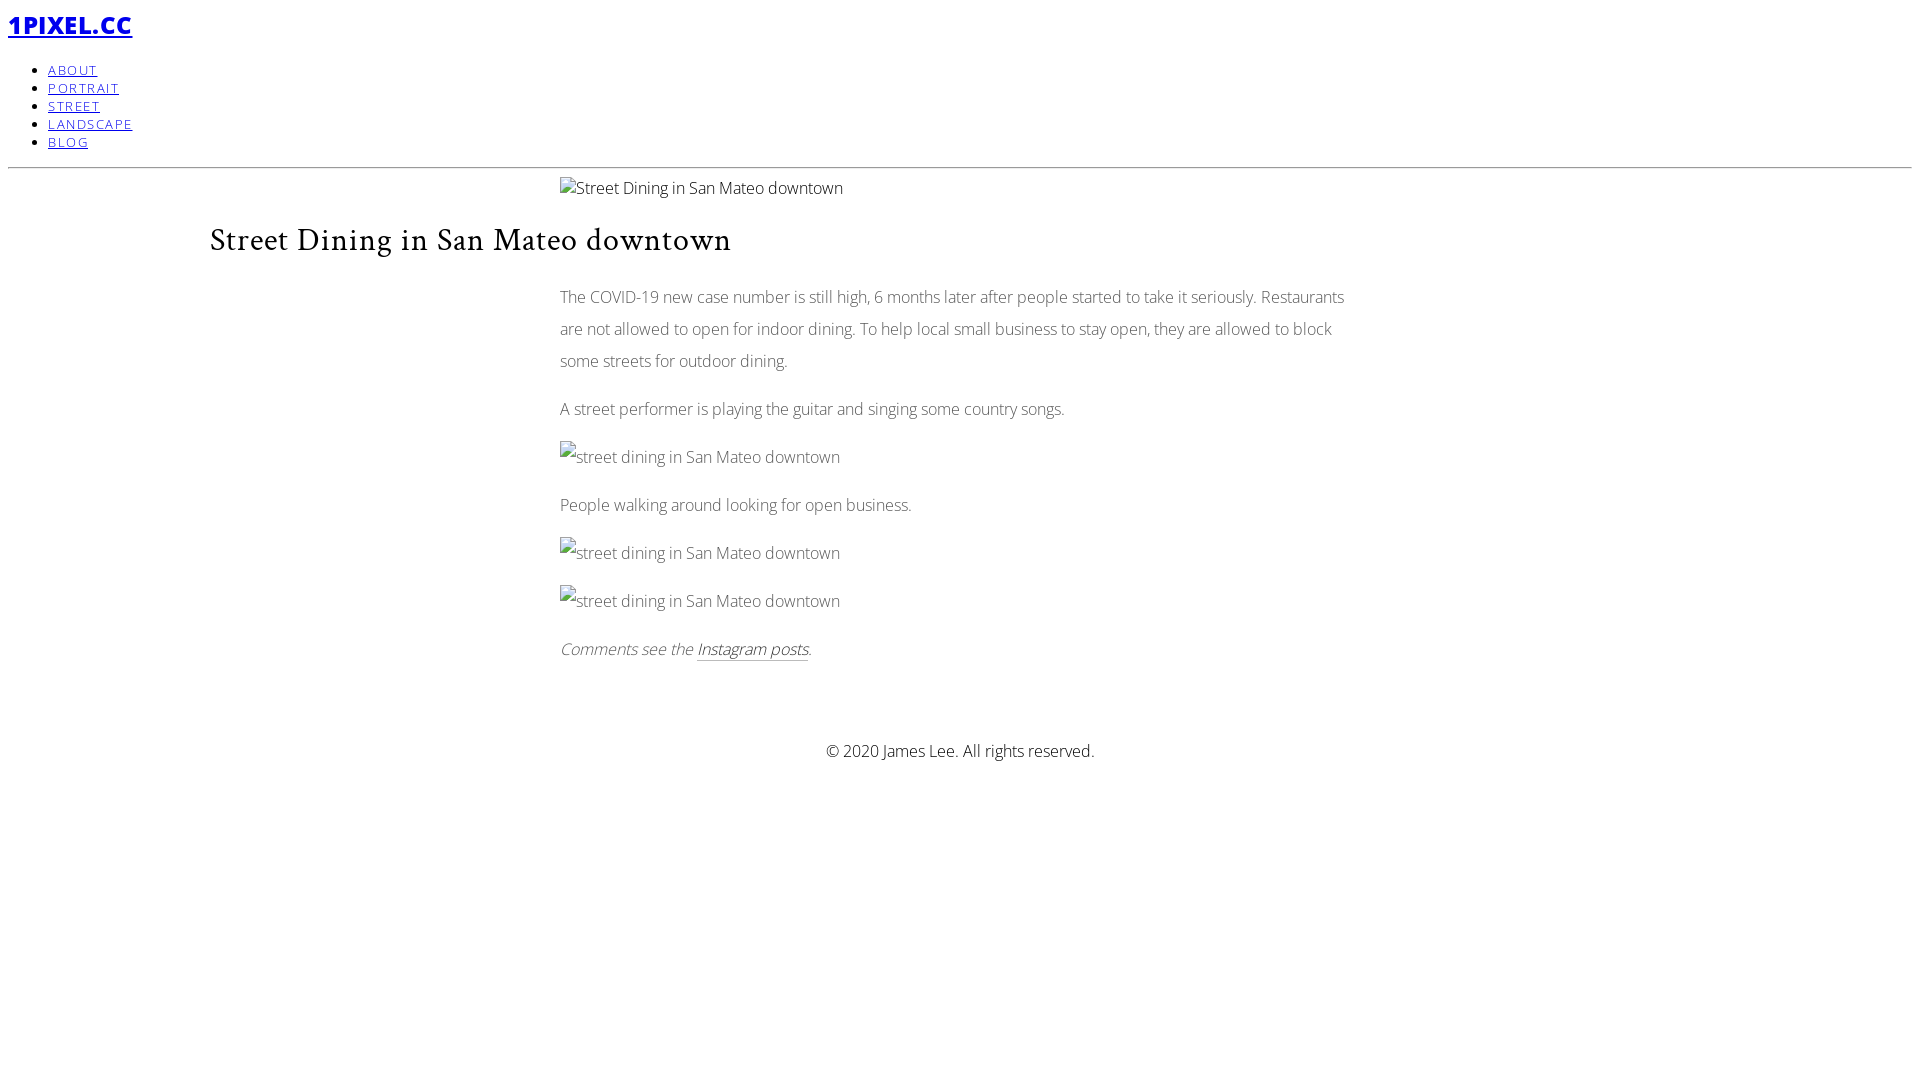  What do you see at coordinates (73, 105) in the screenshot?
I see `'STREET'` at bounding box center [73, 105].